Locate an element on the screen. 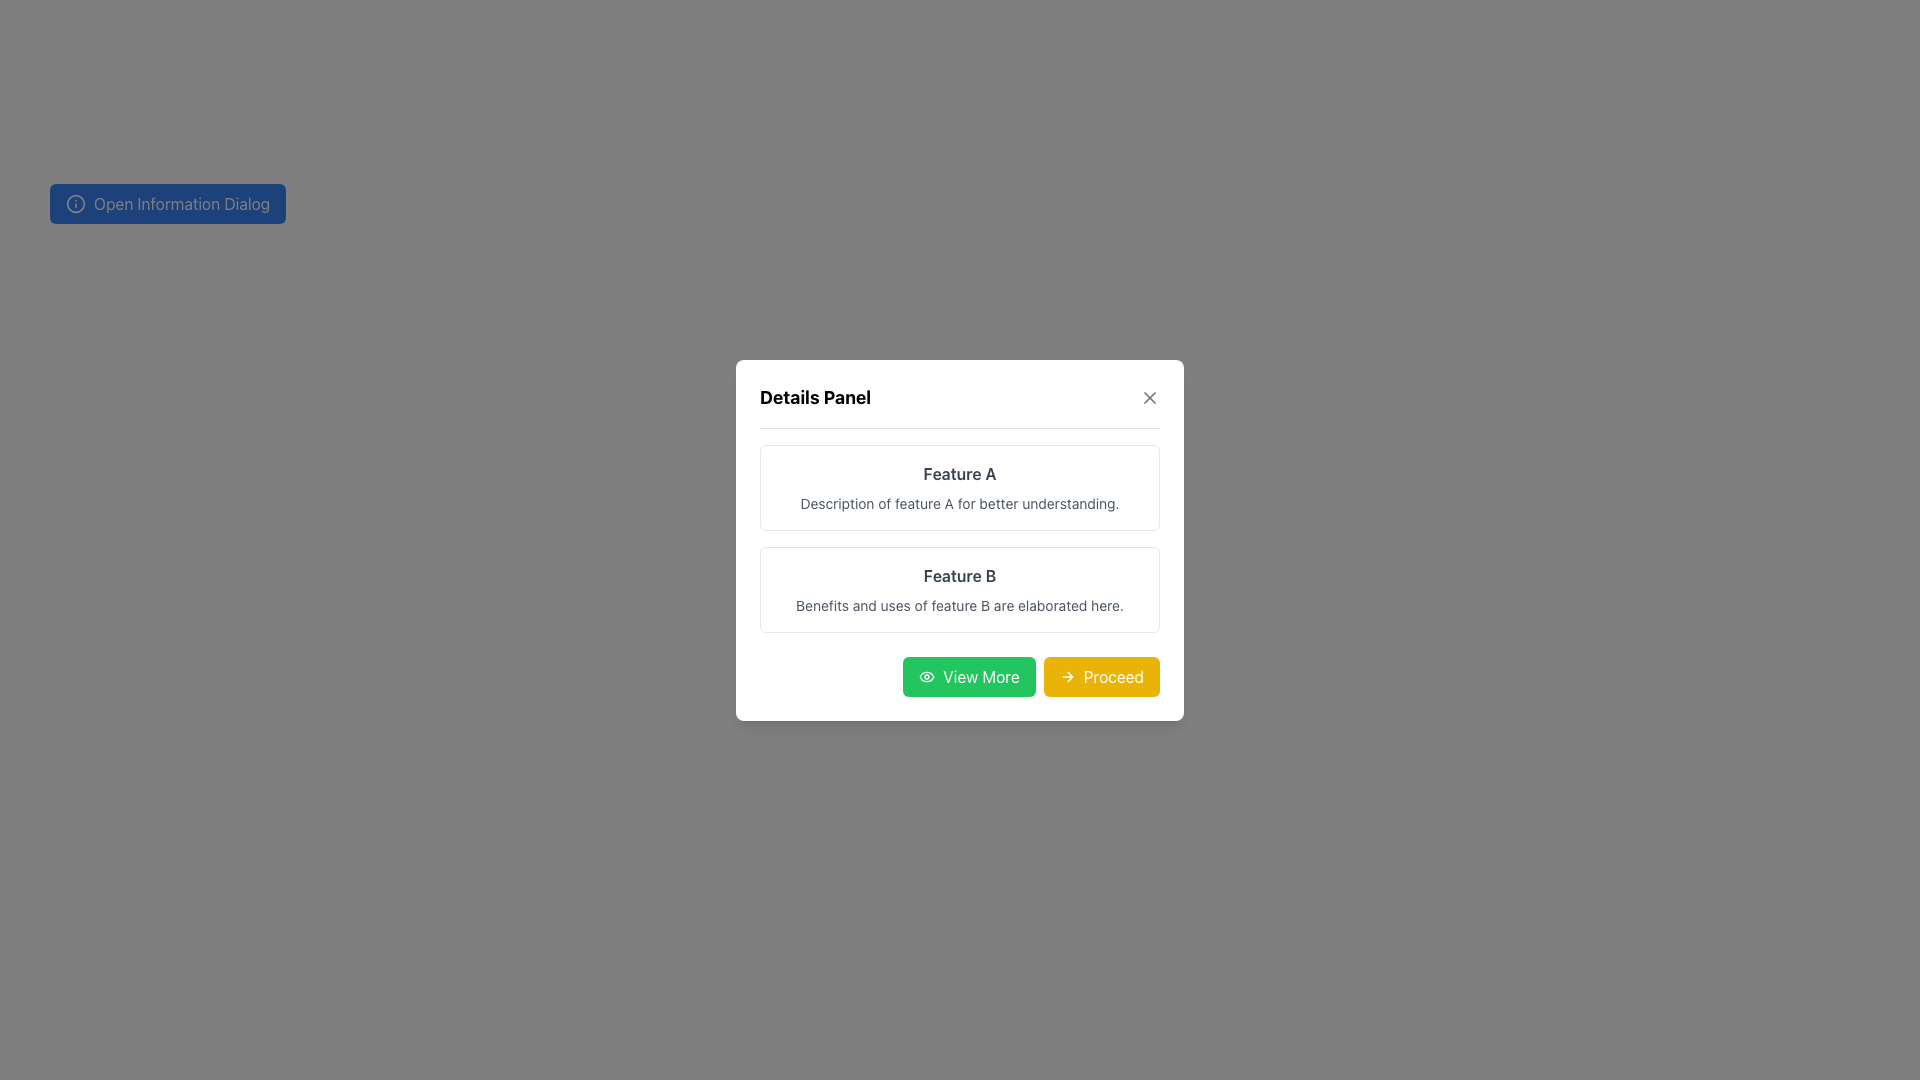 The height and width of the screenshot is (1080, 1920). the blue rectangular button with rounded corners and white text that reads 'Open Information Dialog' is located at coordinates (168, 204).